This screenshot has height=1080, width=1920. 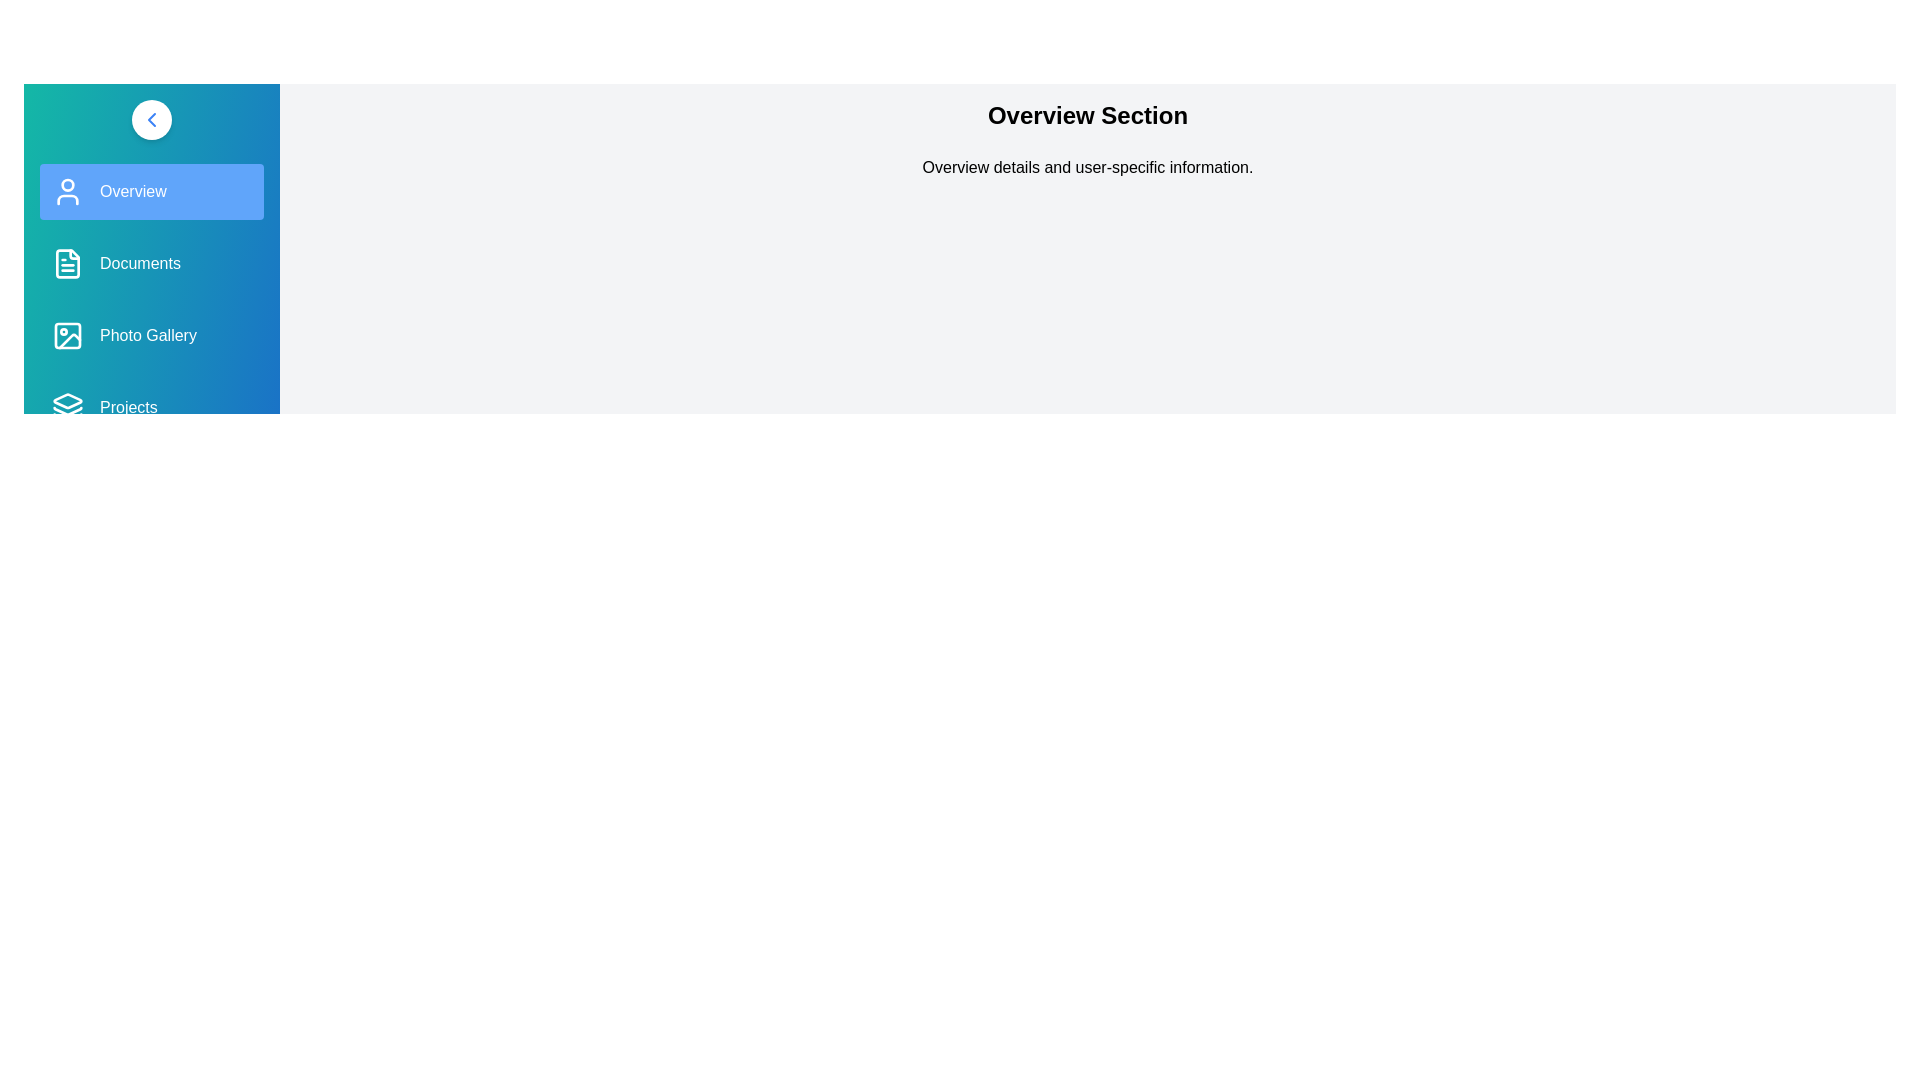 What do you see at coordinates (151, 262) in the screenshot?
I see `the navigation item Documents from the list` at bounding box center [151, 262].